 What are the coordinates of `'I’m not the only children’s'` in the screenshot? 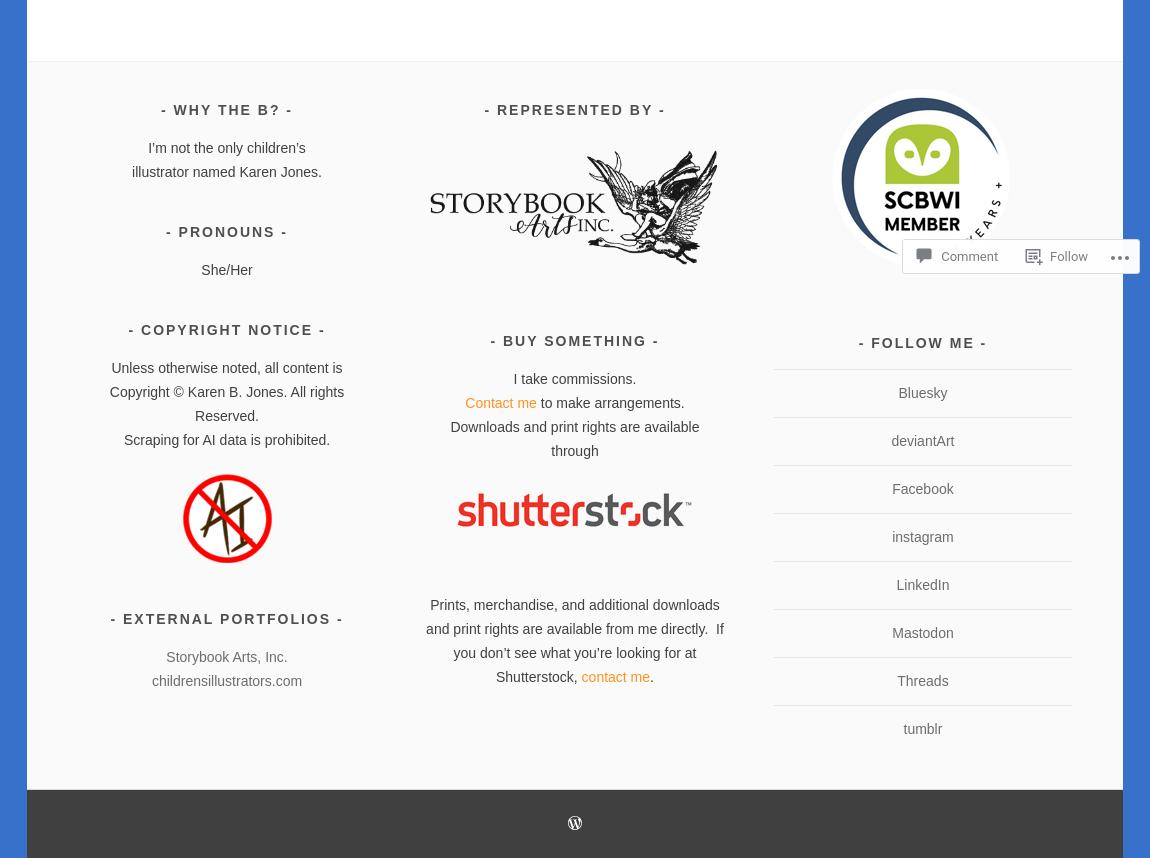 It's located at (225, 147).